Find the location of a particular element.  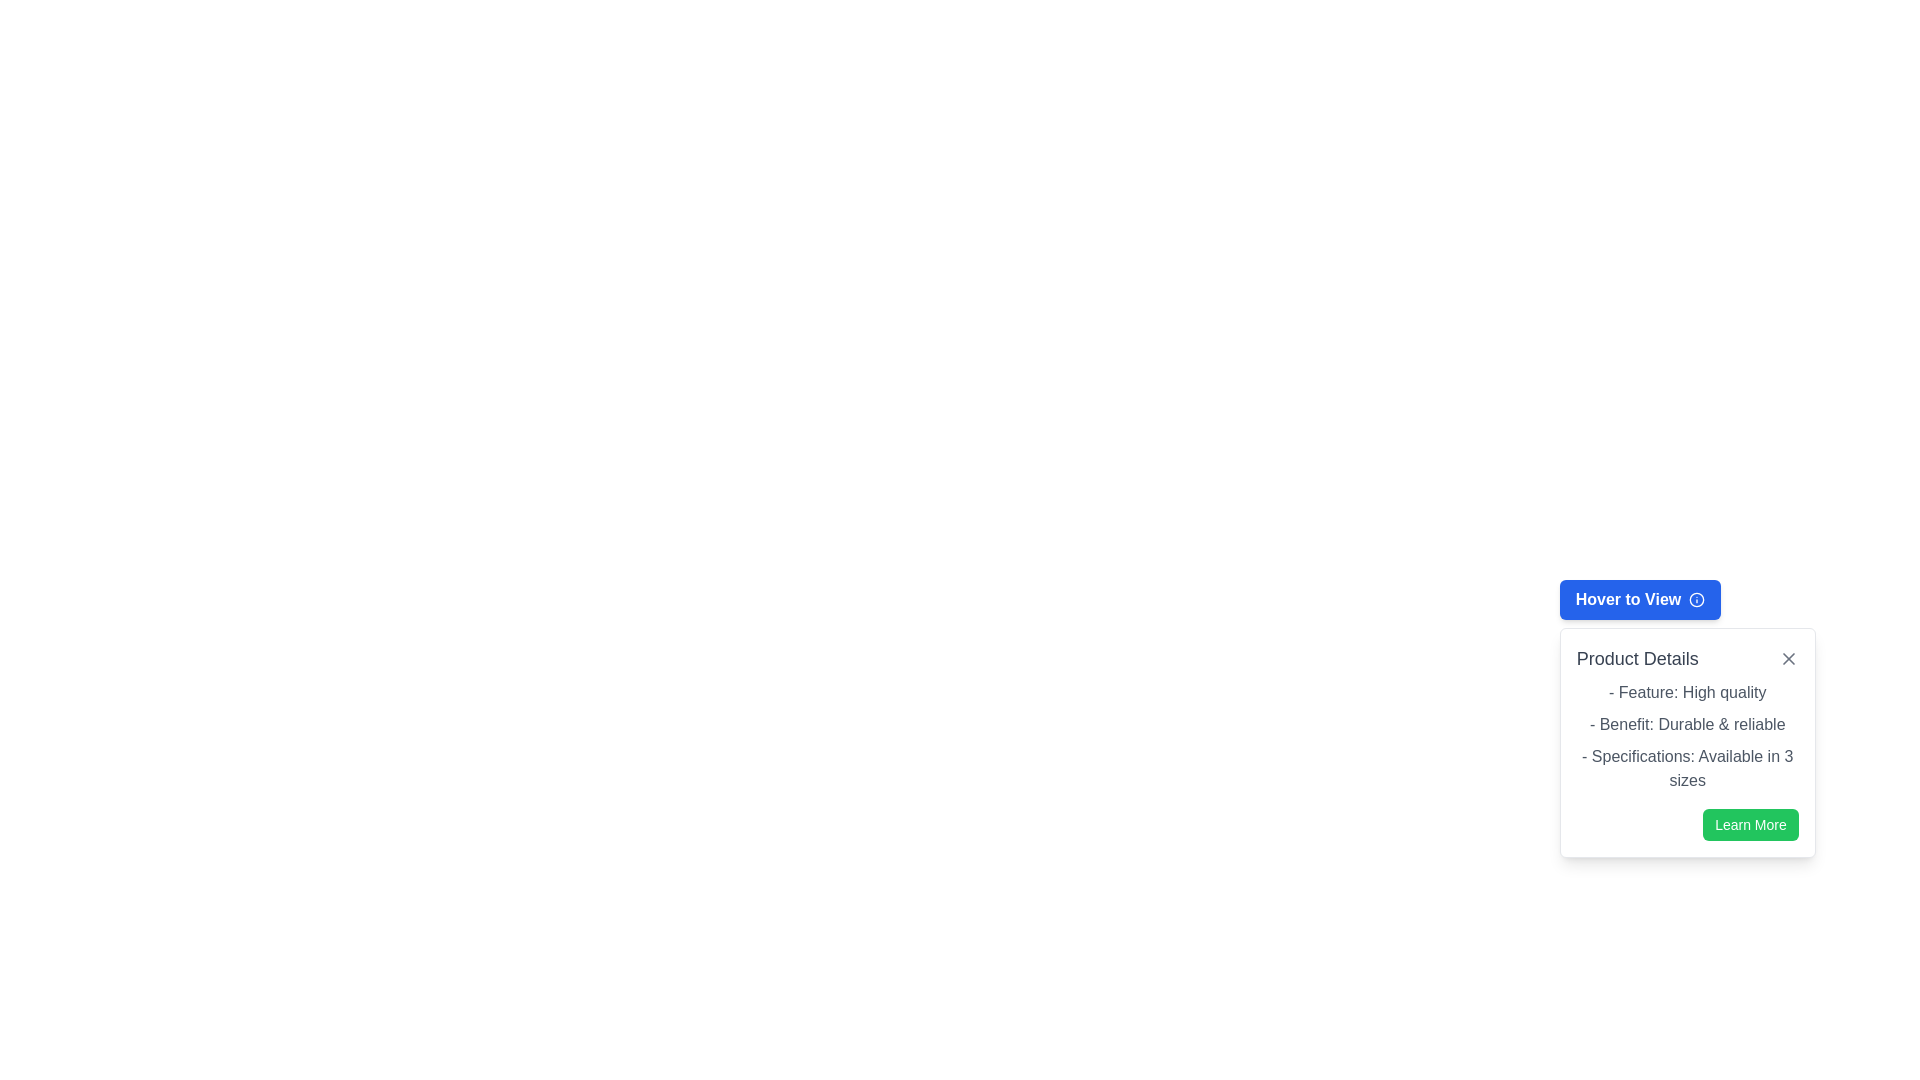

the text label displaying '- Feature: High quality' in the 'Product Details' section, which is styled in gray and aligned to the left is located at coordinates (1686, 692).